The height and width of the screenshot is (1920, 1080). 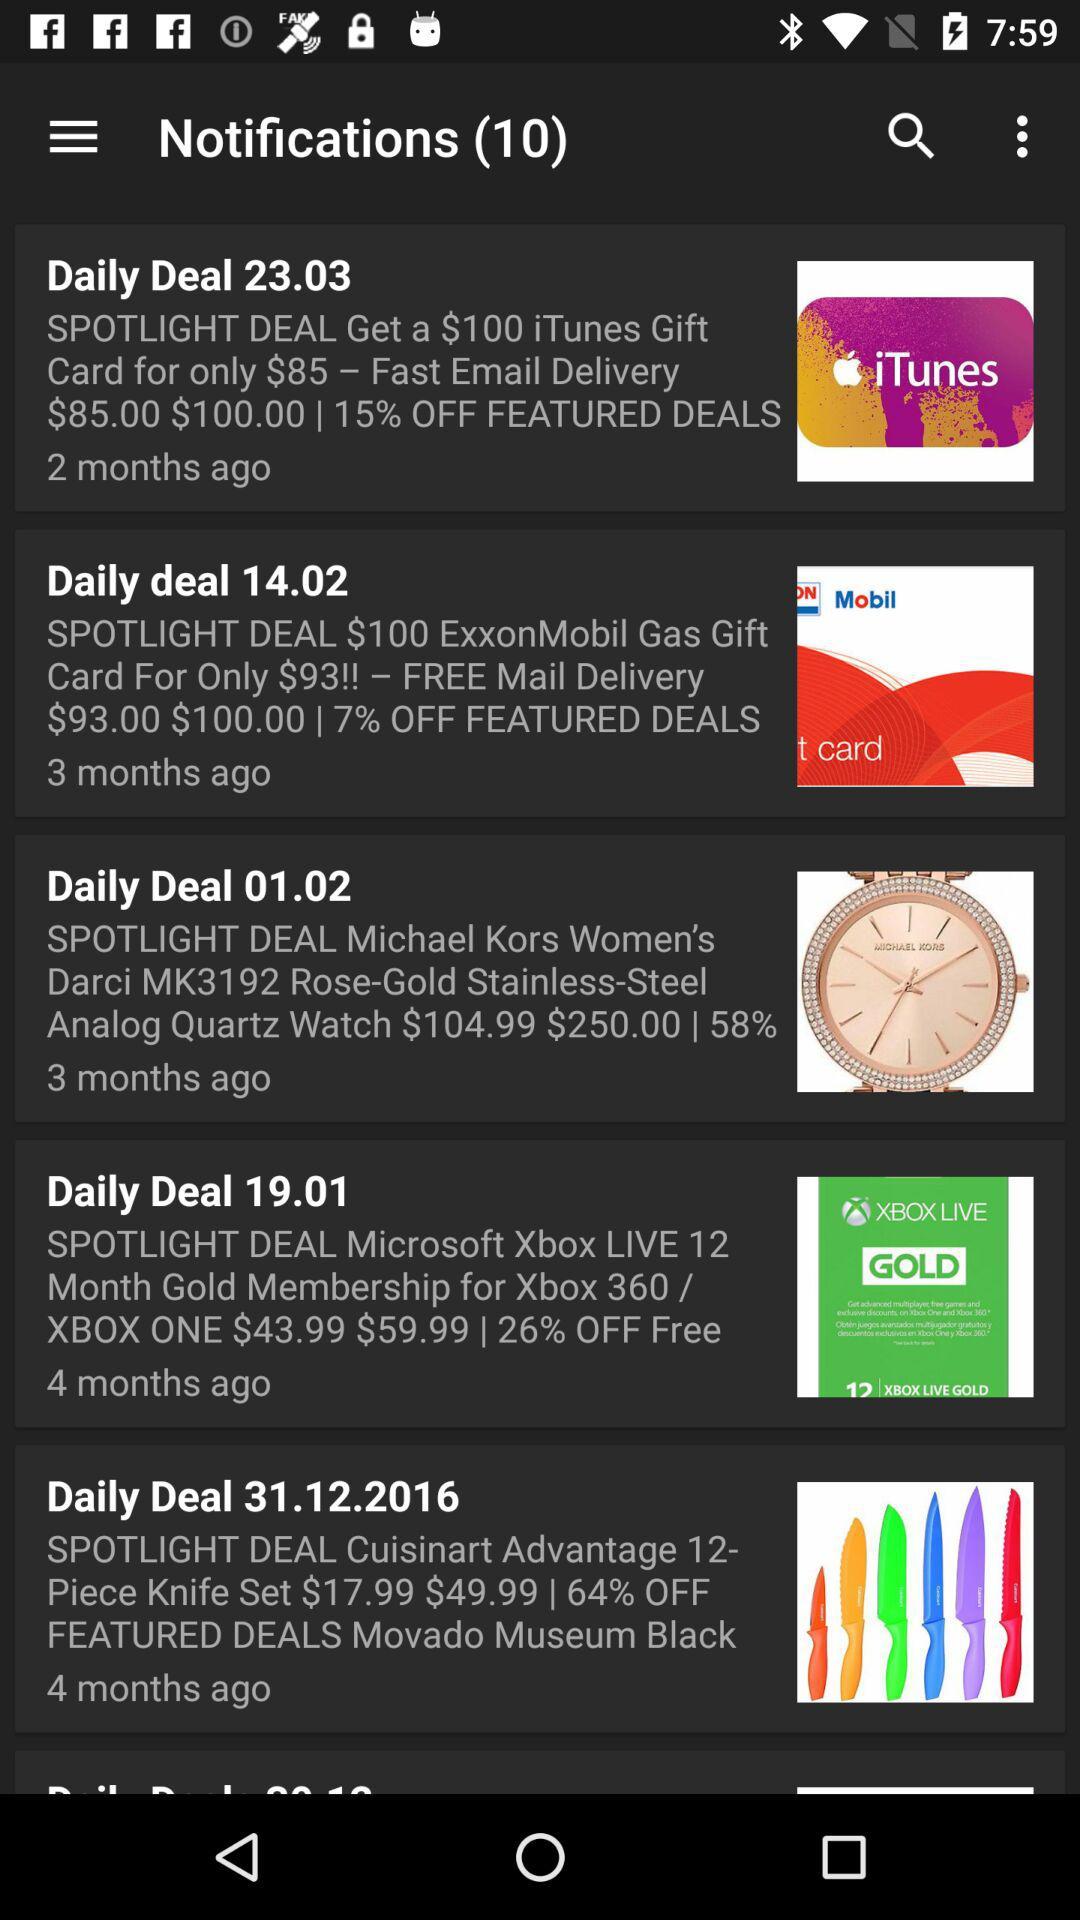 I want to click on icon above the daily deal 23 app, so click(x=72, y=135).